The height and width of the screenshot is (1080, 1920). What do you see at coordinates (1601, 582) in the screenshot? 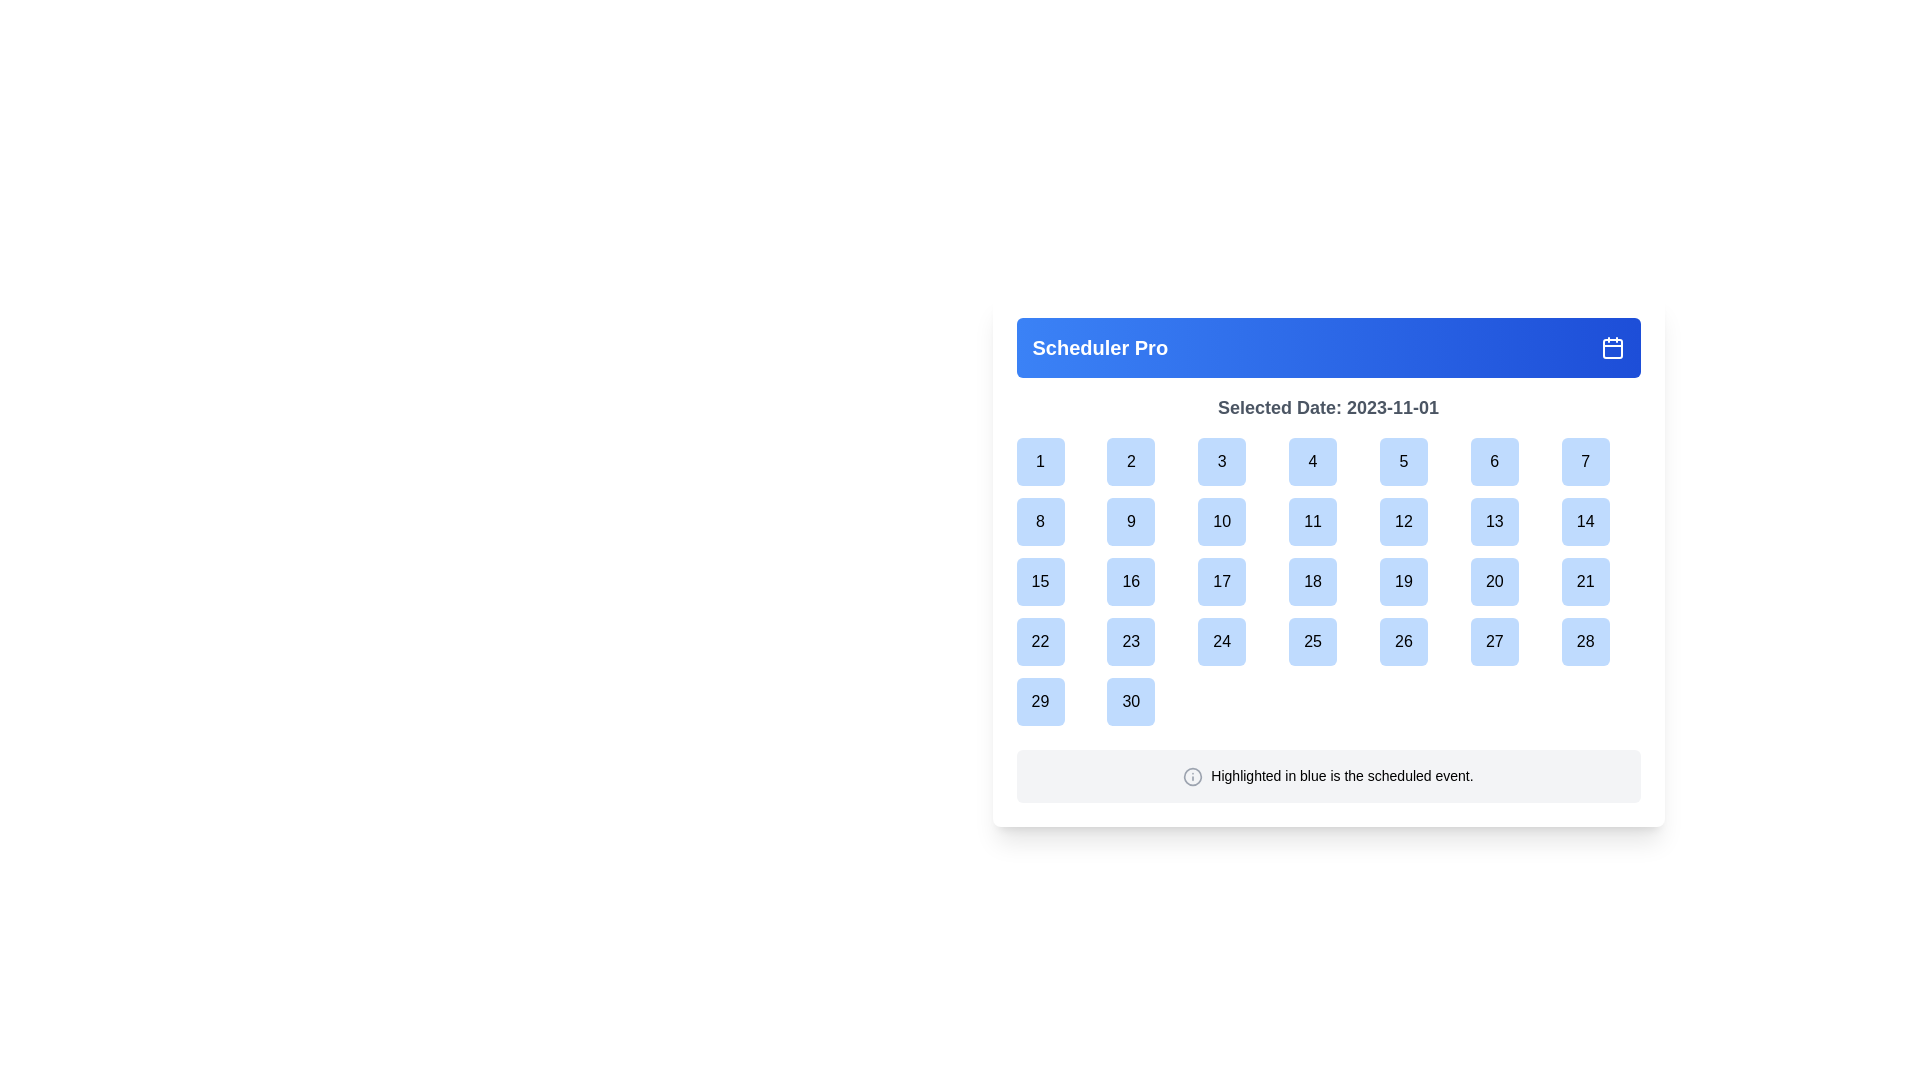
I see `the button representing the 21st date` at bounding box center [1601, 582].